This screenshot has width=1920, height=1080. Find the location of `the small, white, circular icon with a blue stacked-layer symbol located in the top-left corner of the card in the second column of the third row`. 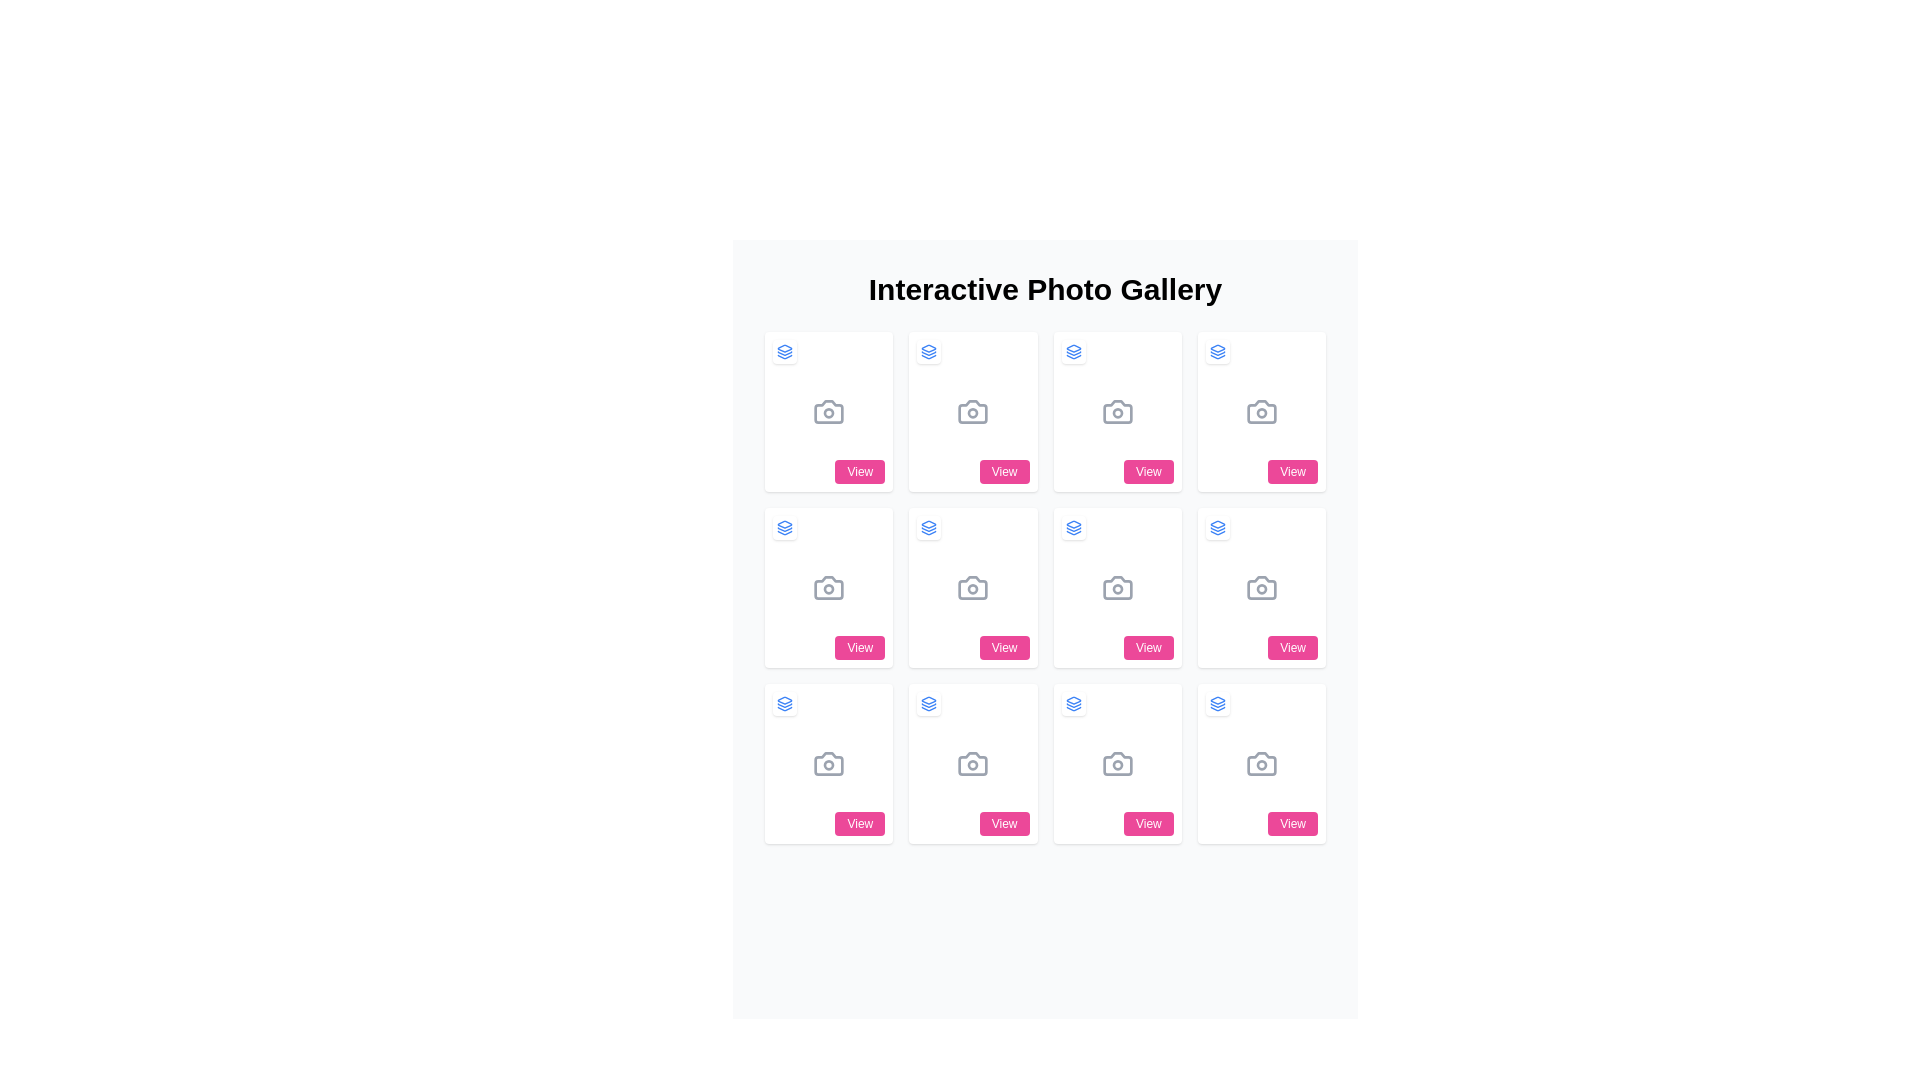

the small, white, circular icon with a blue stacked-layer symbol located in the top-left corner of the card in the second column of the third row is located at coordinates (1072, 703).